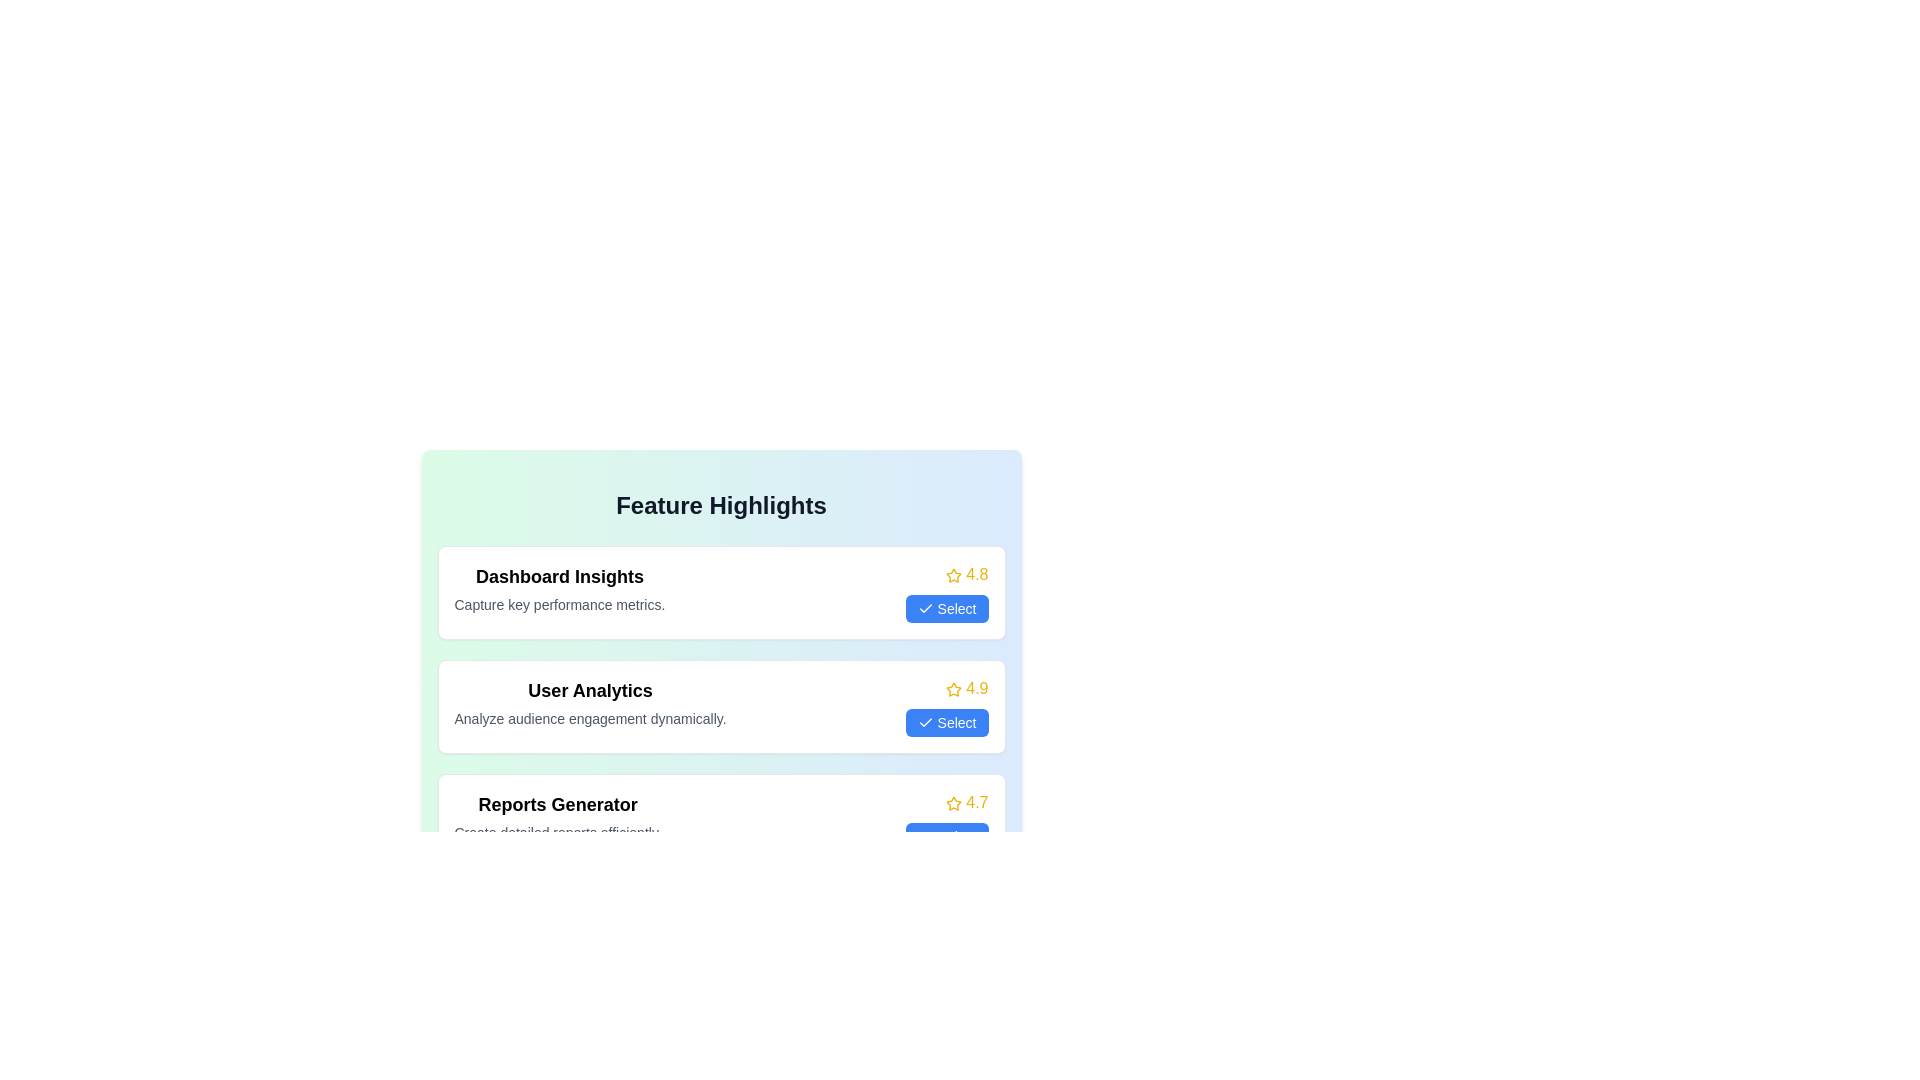 The width and height of the screenshot is (1920, 1080). I want to click on the 'Select' button for the item User Analytics, so click(945, 722).